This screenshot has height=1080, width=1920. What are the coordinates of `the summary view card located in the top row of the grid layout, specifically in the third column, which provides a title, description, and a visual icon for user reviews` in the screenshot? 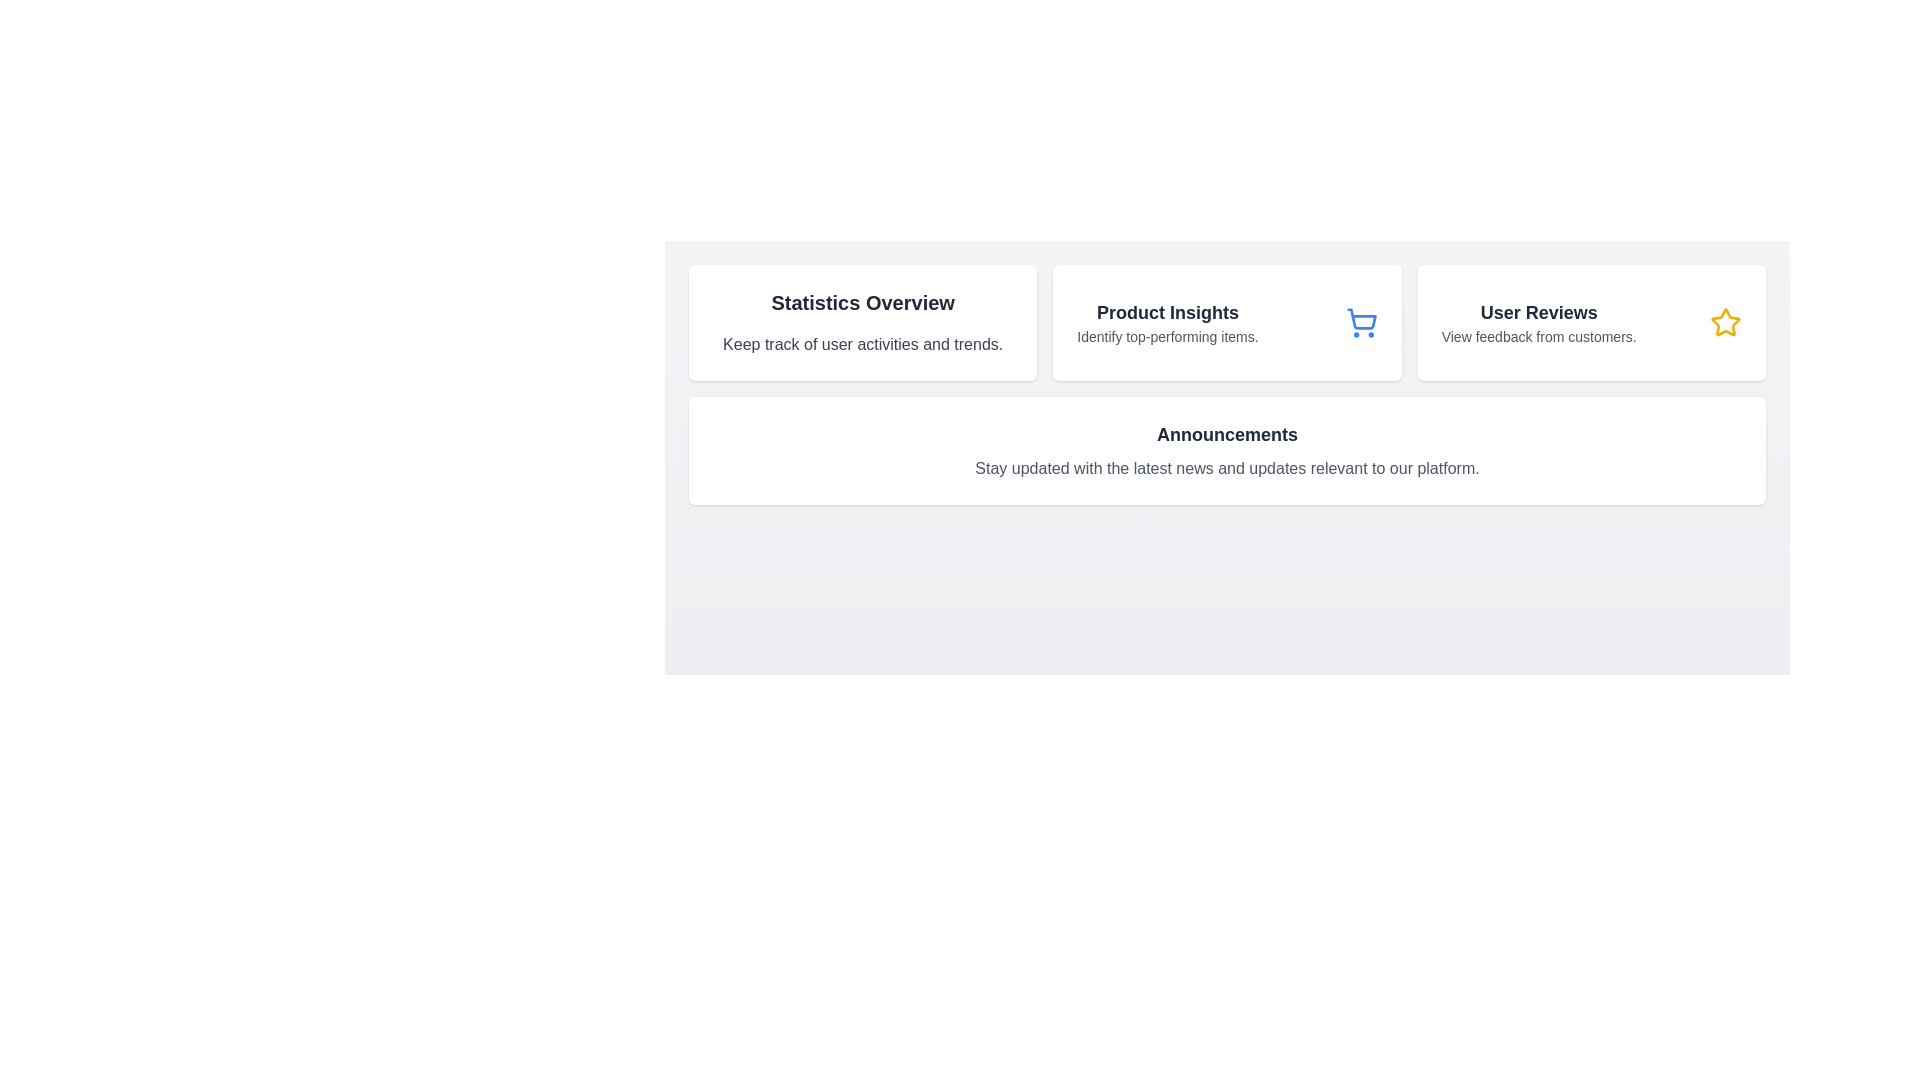 It's located at (1590, 322).